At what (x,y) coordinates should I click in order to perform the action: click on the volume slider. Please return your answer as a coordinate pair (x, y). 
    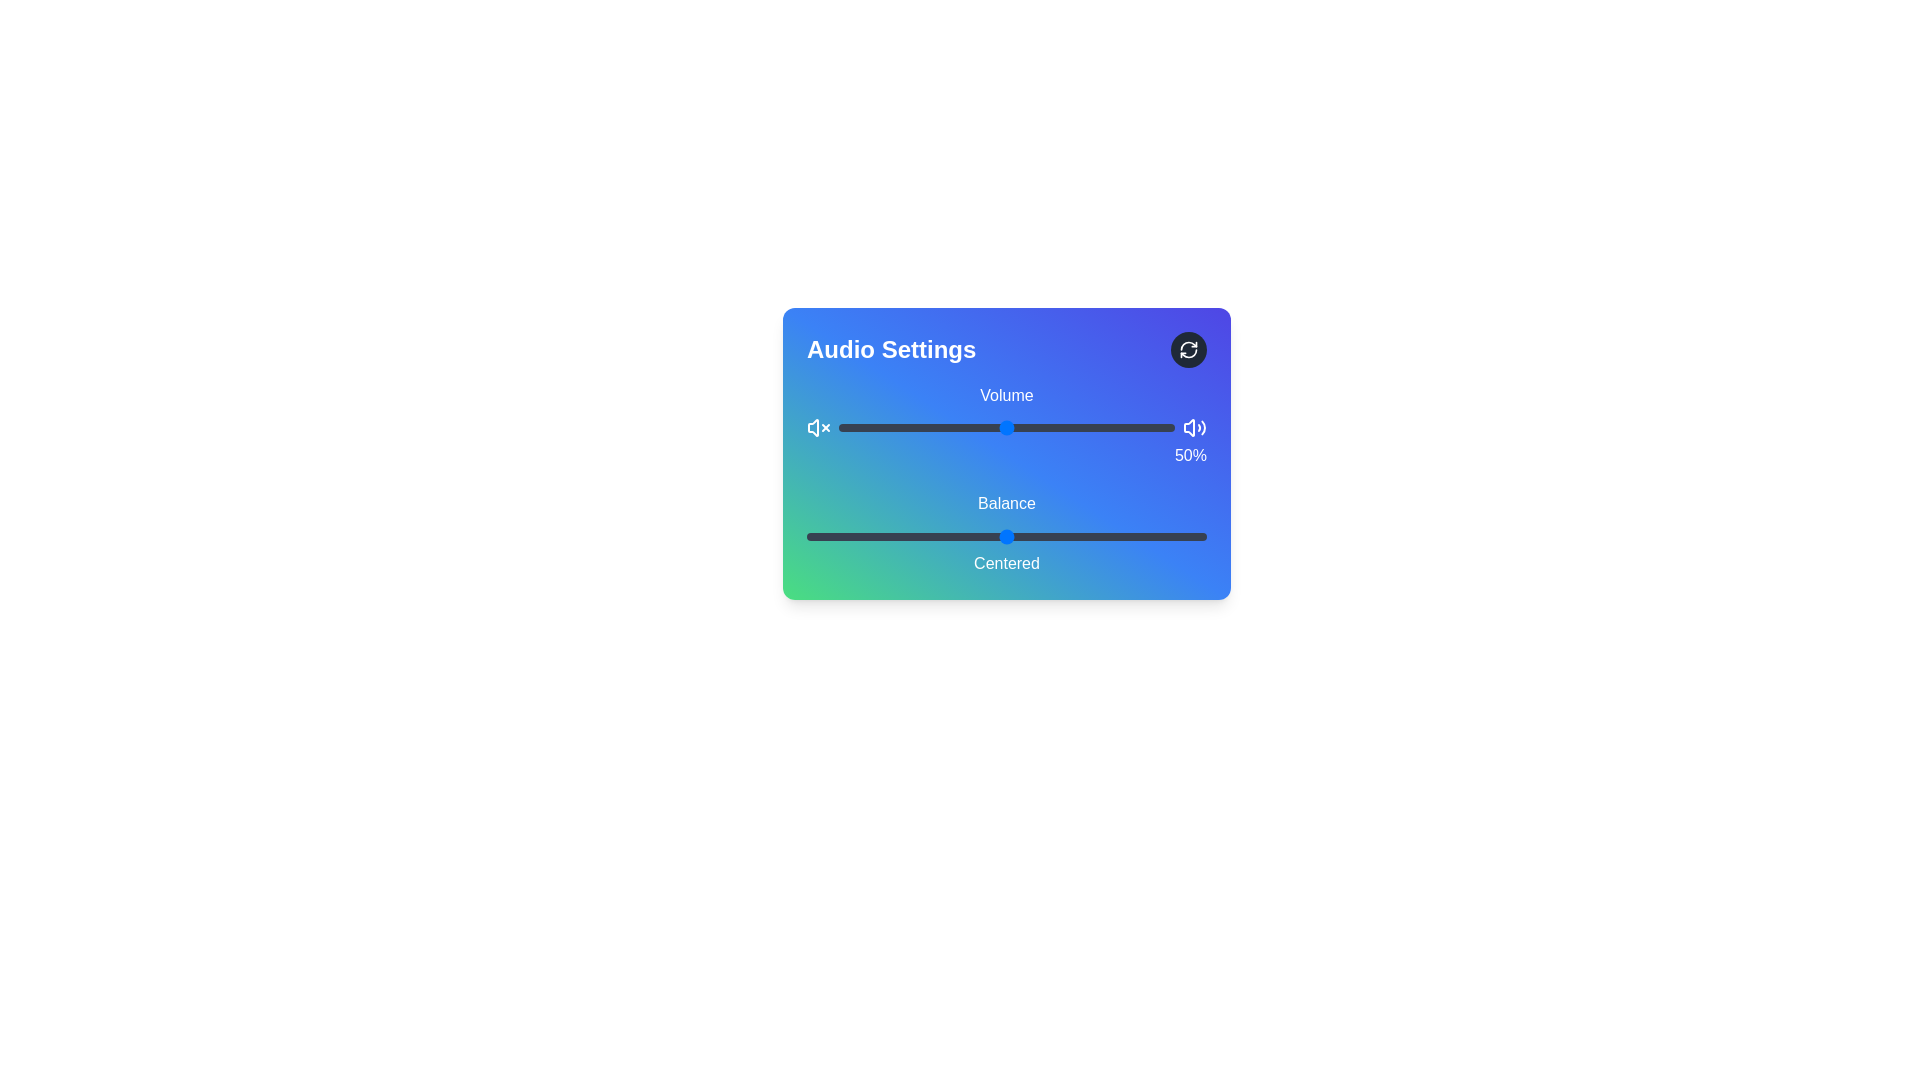
    Looking at the image, I should click on (1164, 427).